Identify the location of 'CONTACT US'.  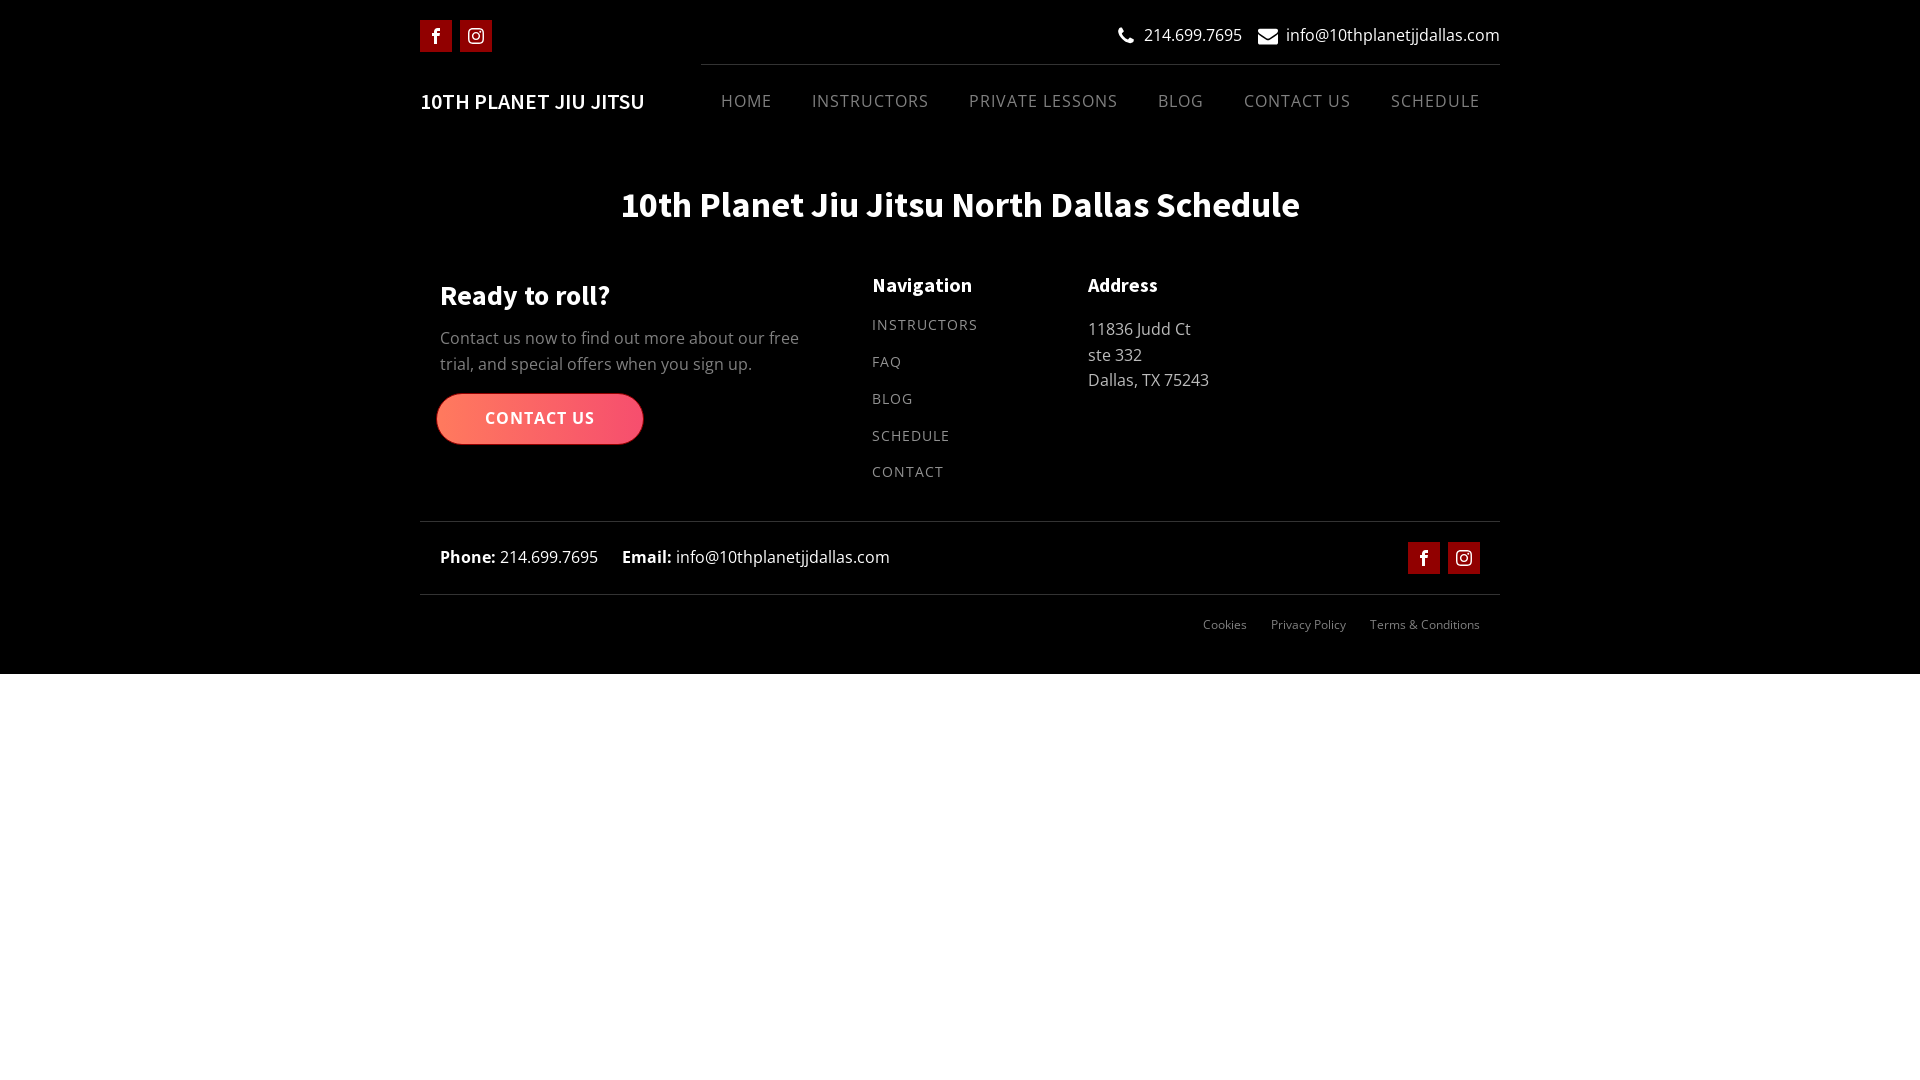
(1297, 101).